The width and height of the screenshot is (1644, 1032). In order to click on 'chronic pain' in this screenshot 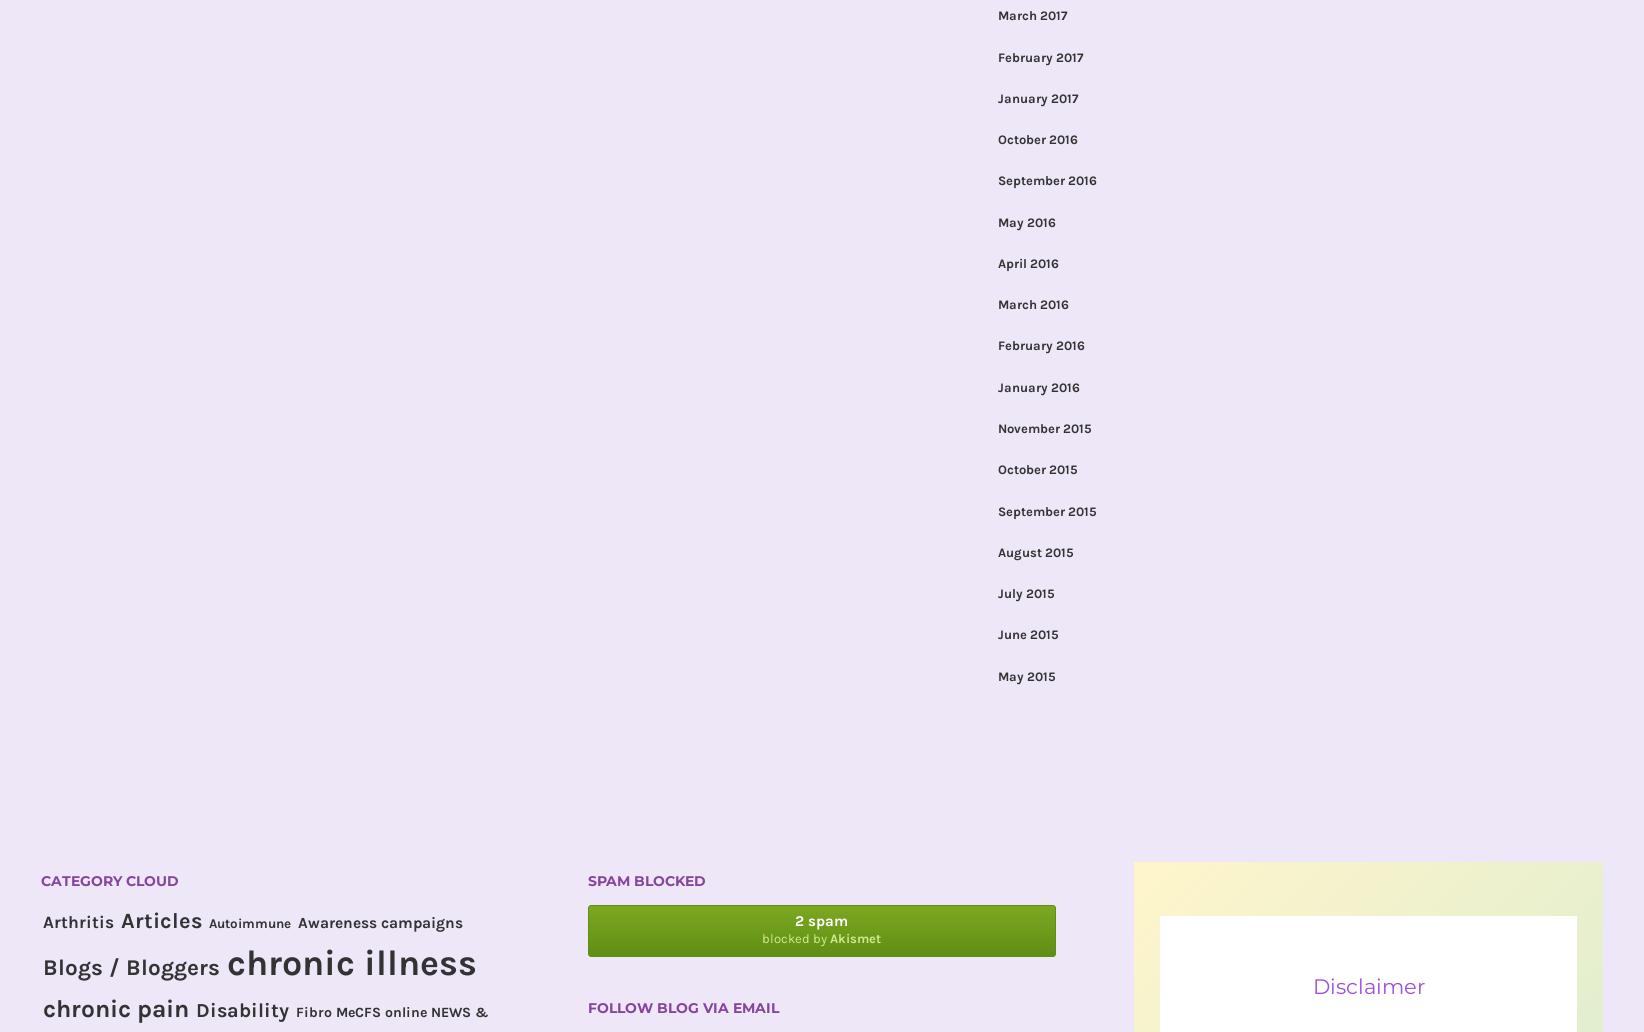, I will do `click(115, 1007)`.